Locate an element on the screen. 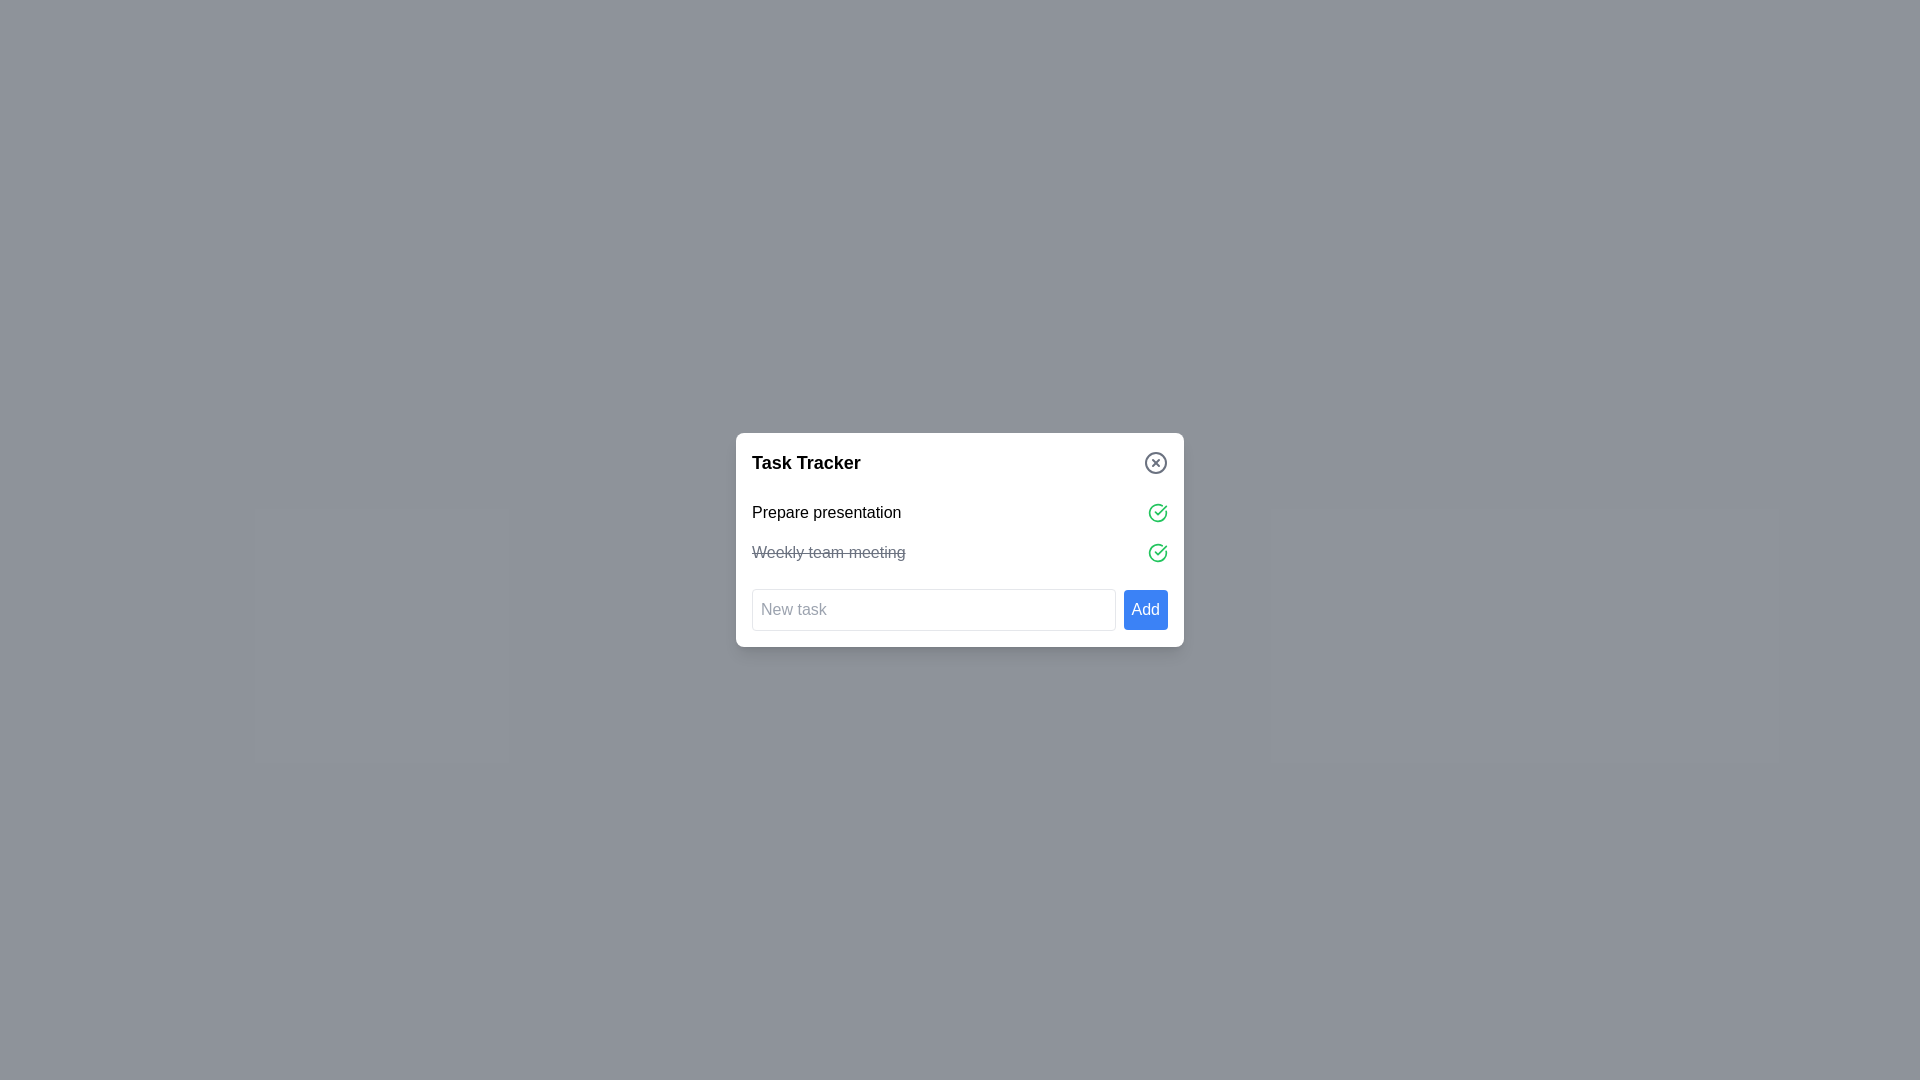 The width and height of the screenshot is (1920, 1080). the close button located on the right side of the title bar of the task management interface is located at coordinates (960, 470).